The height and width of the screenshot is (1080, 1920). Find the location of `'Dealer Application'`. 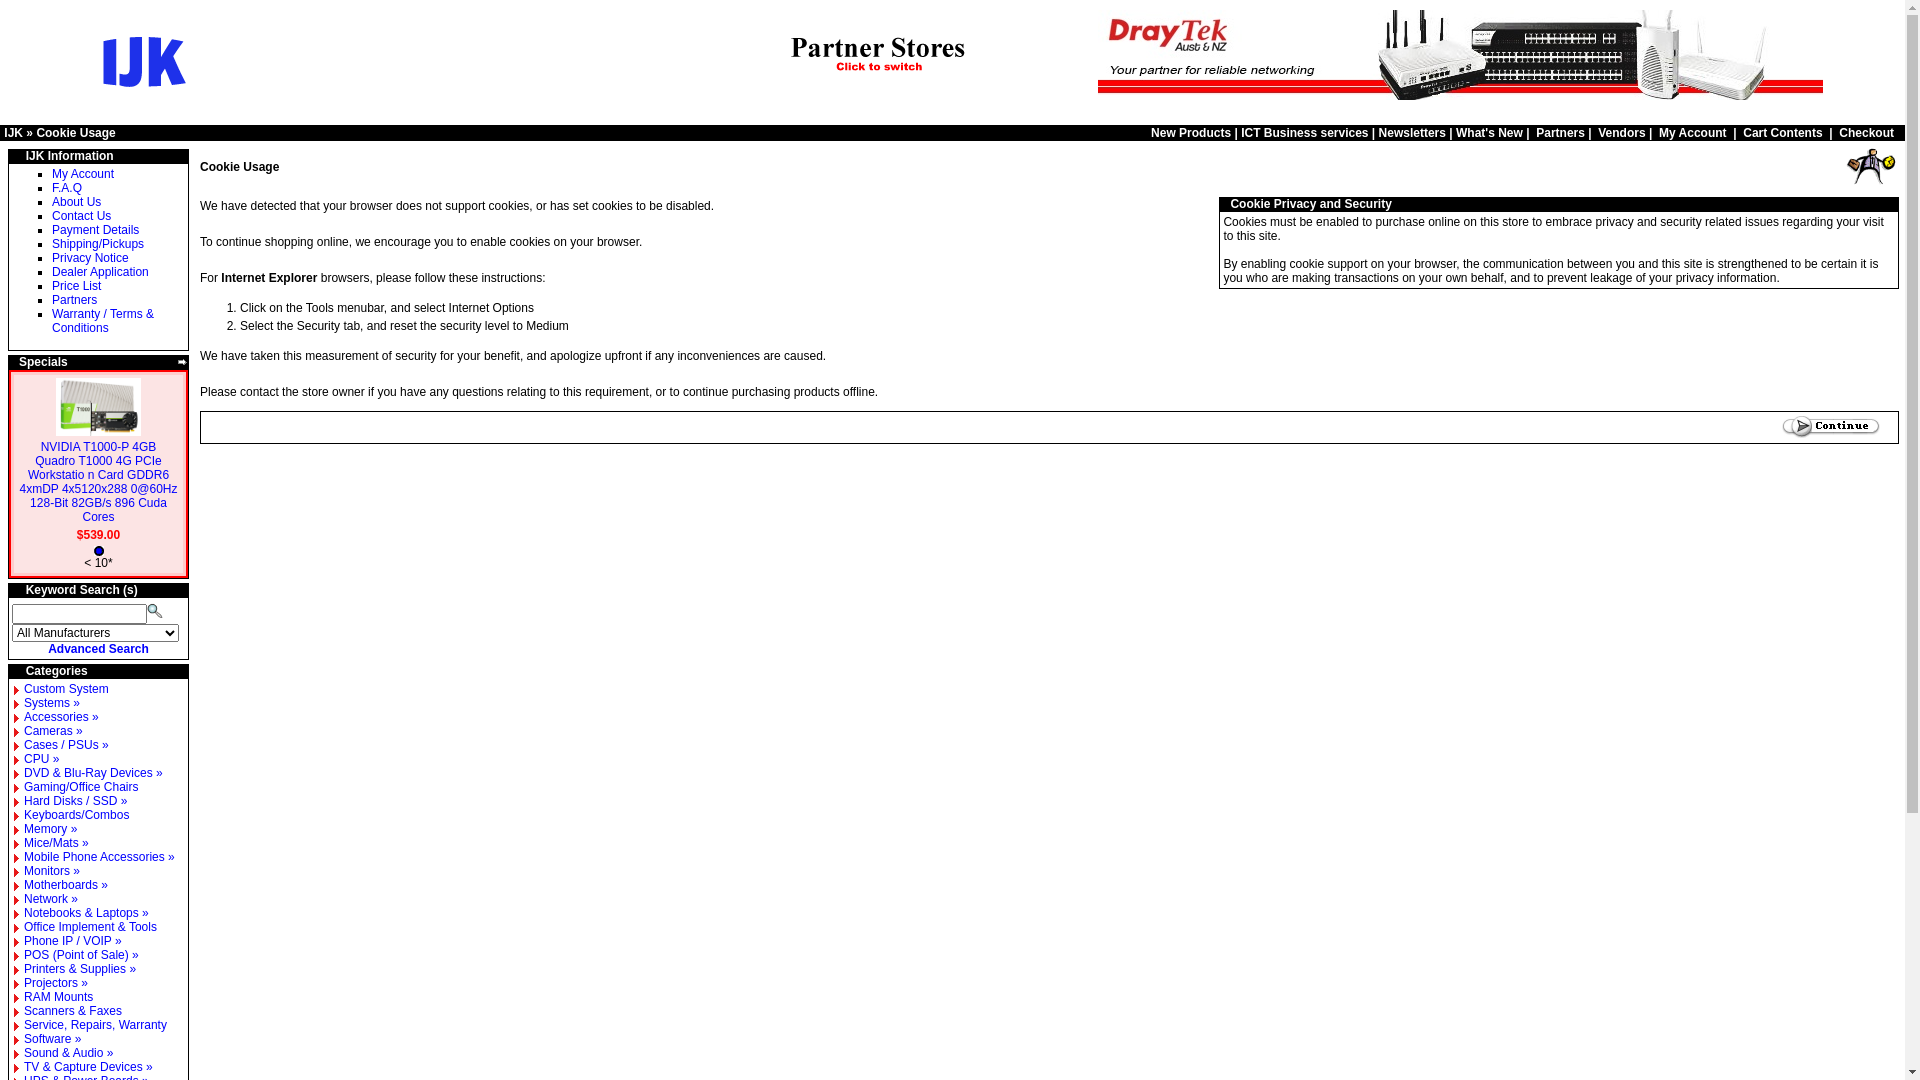

'Dealer Application' is located at coordinates (99, 272).